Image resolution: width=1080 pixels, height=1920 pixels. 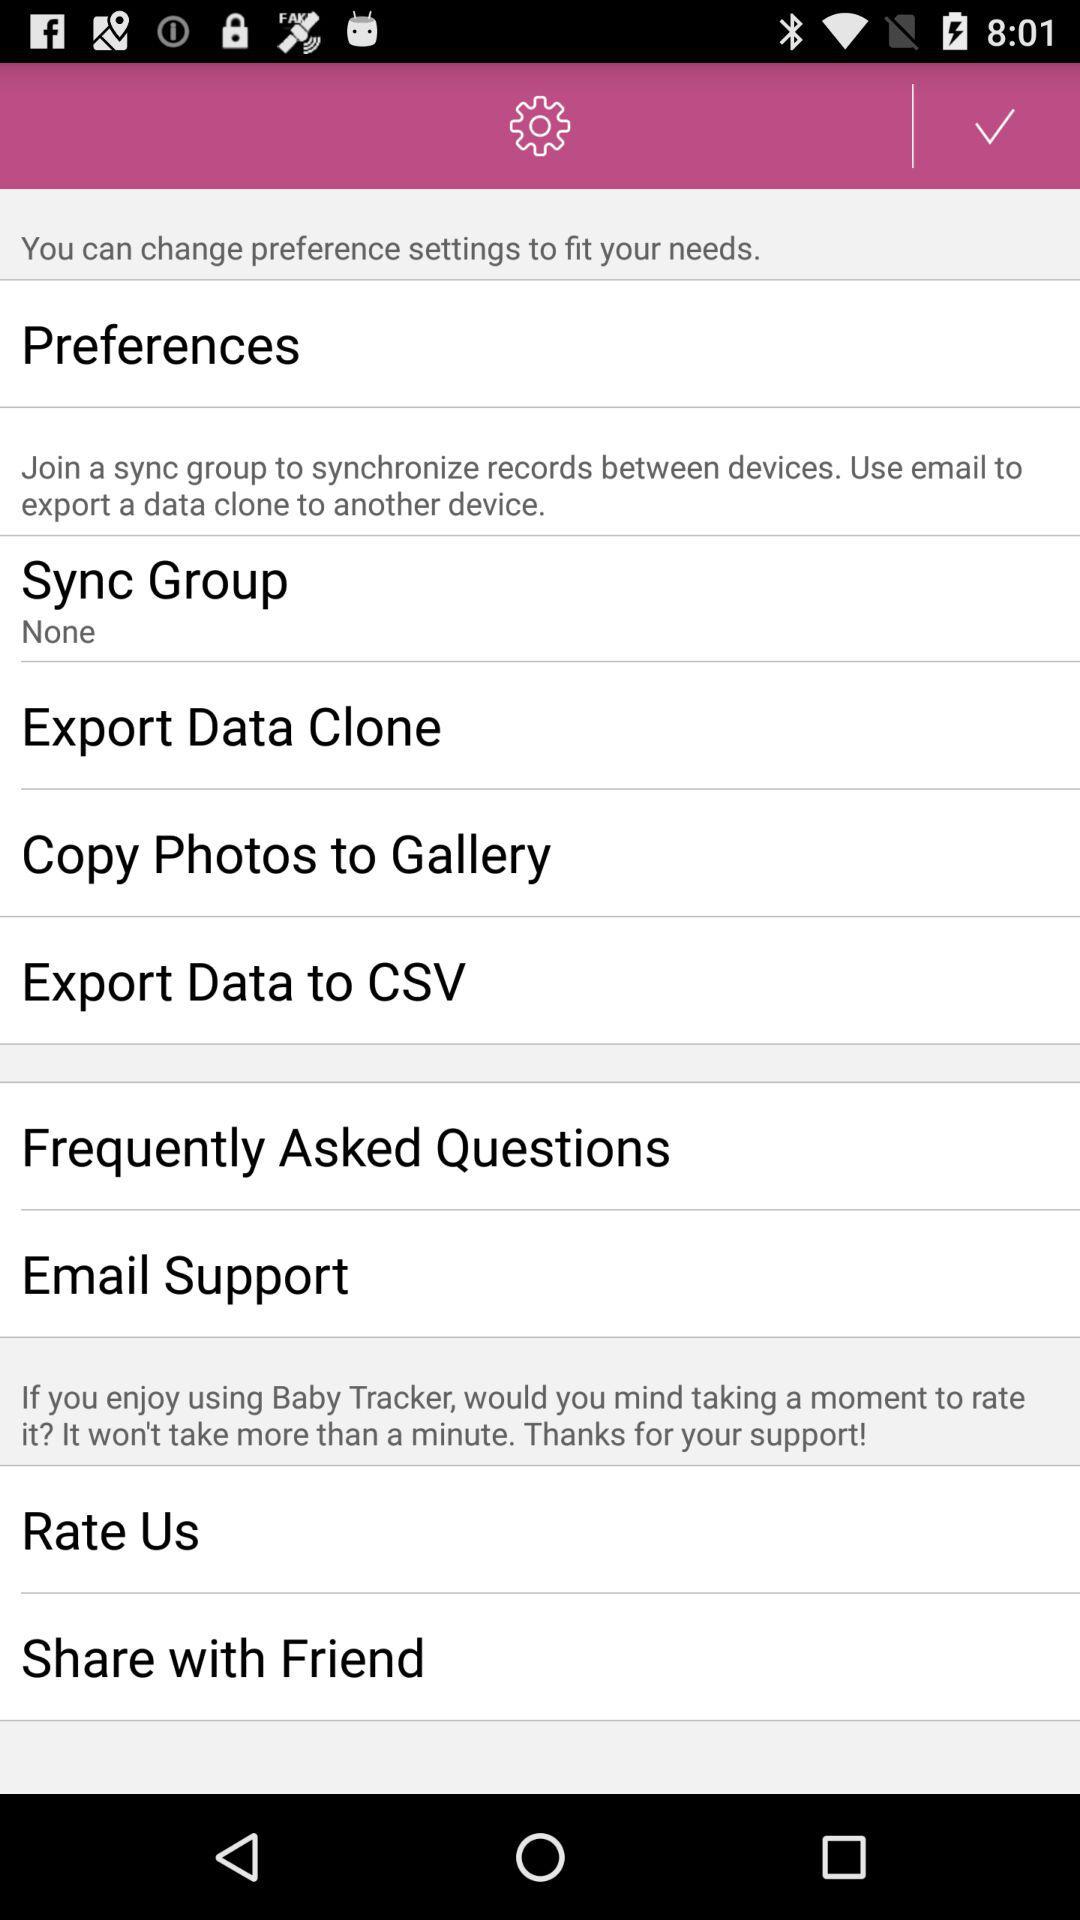 What do you see at coordinates (995, 133) in the screenshot?
I see `the check icon` at bounding box center [995, 133].